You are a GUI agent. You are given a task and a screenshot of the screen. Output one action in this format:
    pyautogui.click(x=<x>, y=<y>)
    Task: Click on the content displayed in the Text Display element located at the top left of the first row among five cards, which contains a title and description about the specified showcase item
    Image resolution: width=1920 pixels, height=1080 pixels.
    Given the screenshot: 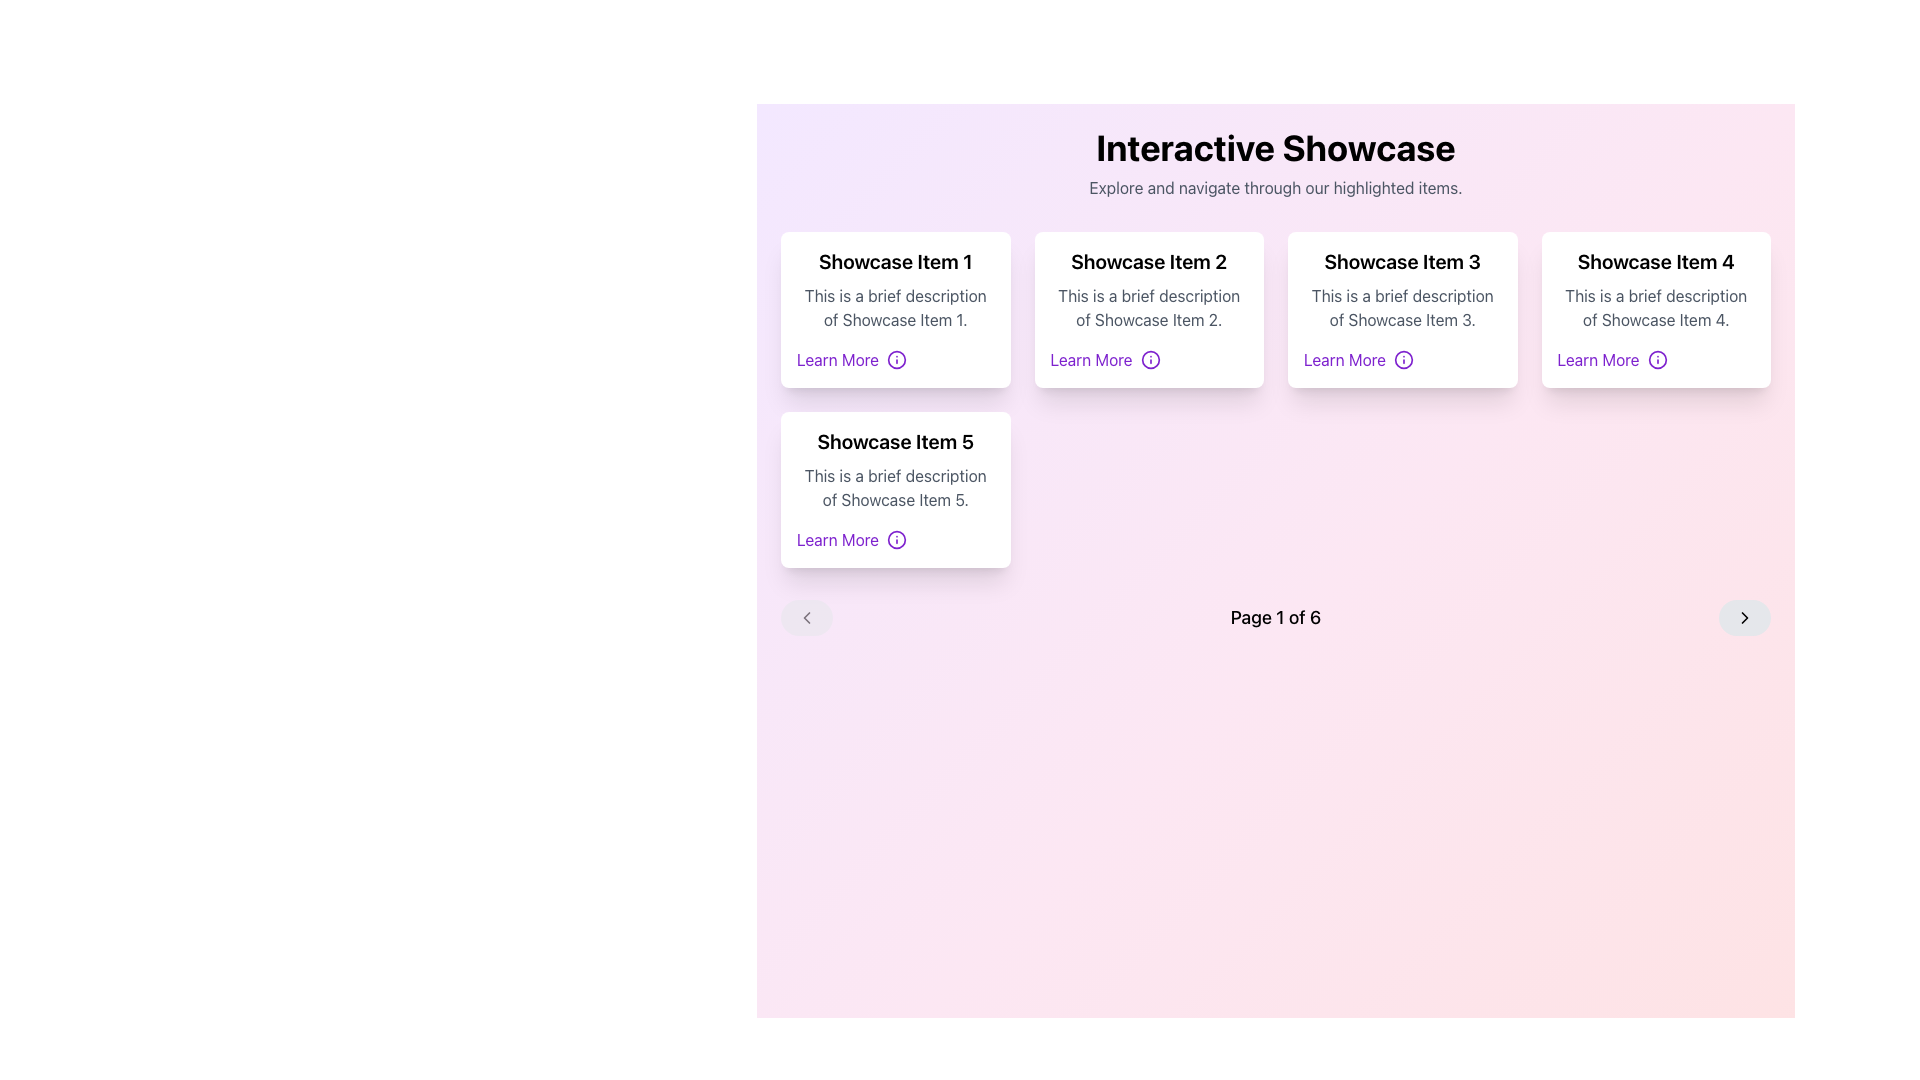 What is the action you would take?
    pyautogui.click(x=894, y=289)
    